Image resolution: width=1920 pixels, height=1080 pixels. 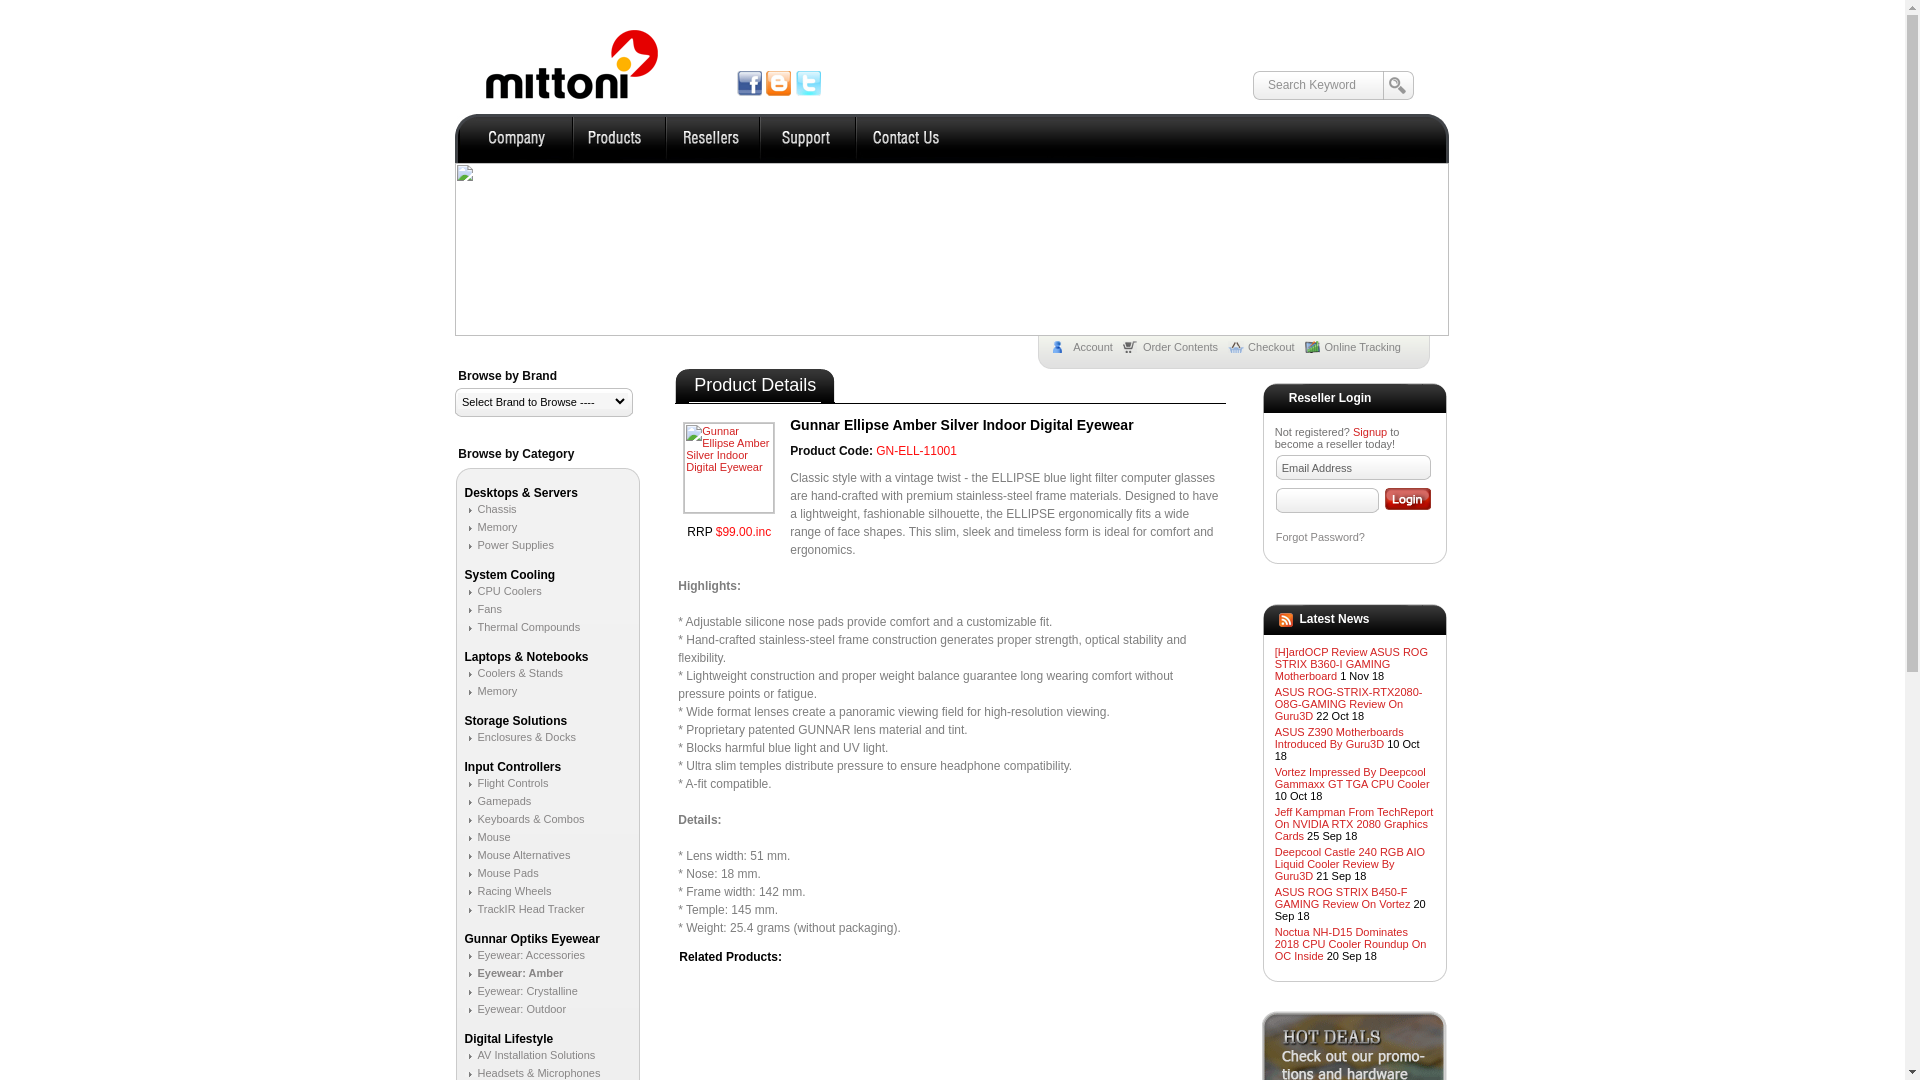 What do you see at coordinates (1265, 346) in the screenshot?
I see `'Checkout'` at bounding box center [1265, 346].